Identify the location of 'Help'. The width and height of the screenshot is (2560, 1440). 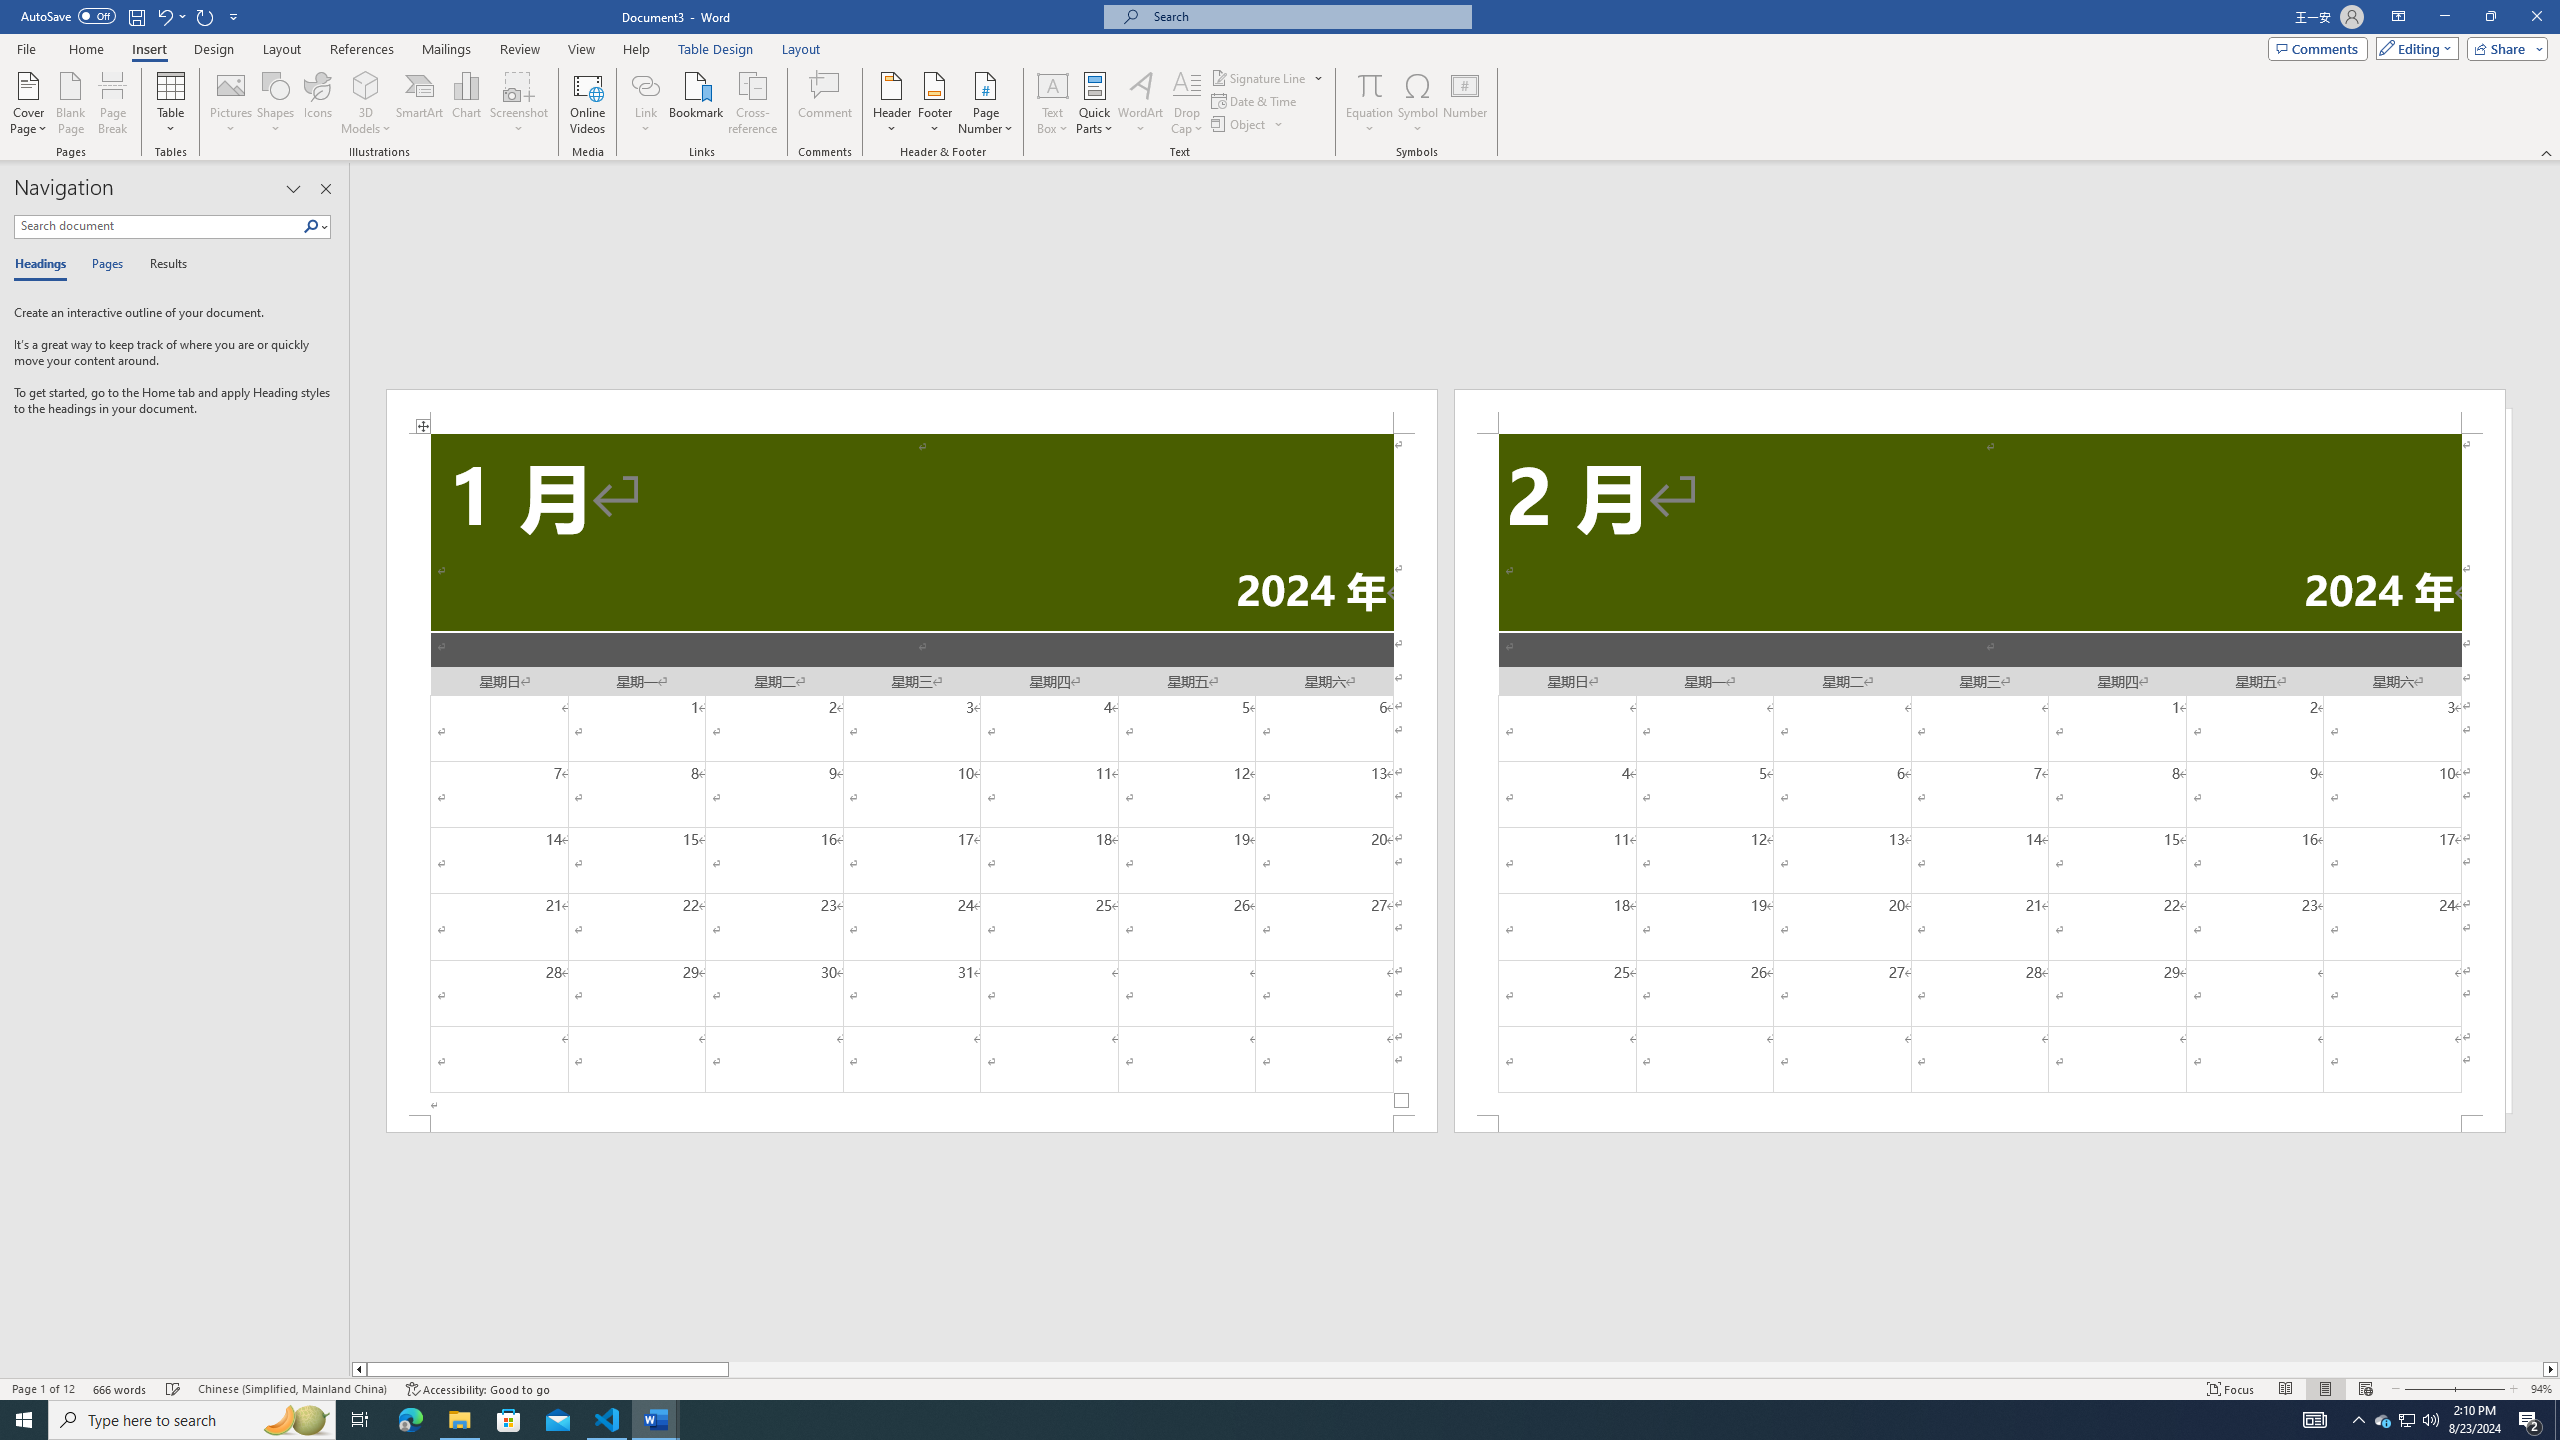
(635, 49).